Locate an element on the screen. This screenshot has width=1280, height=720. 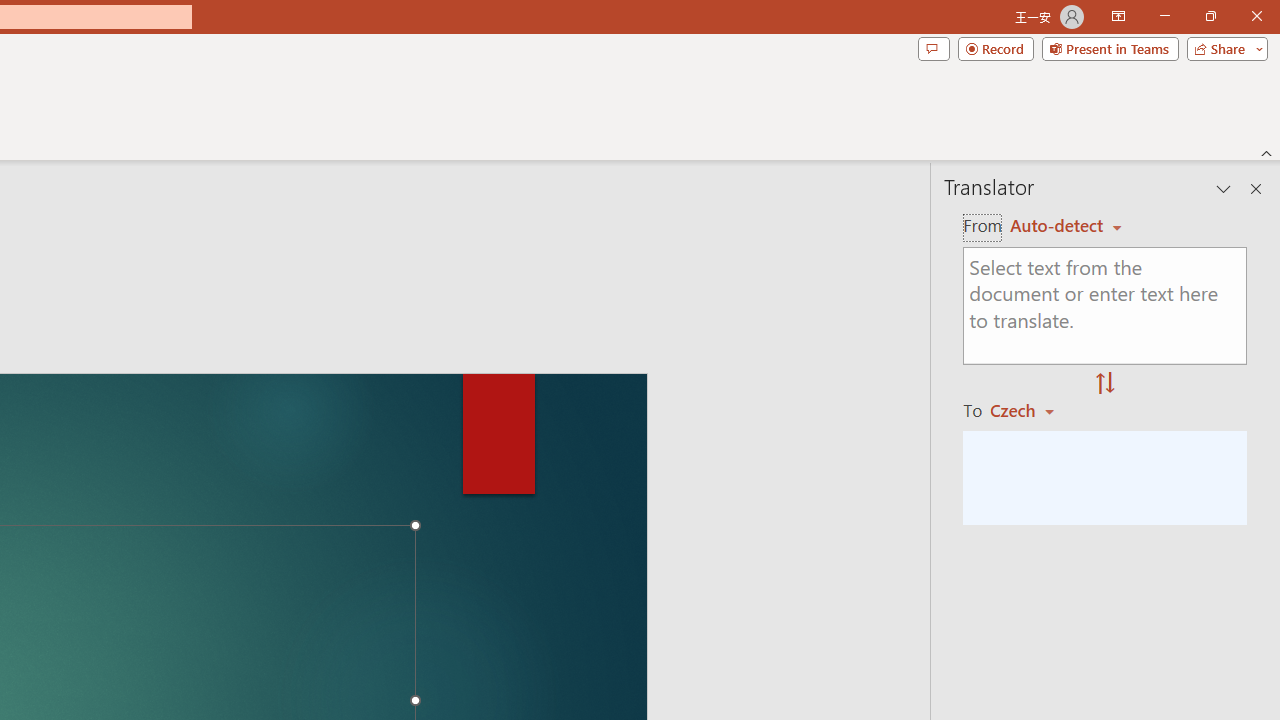
'Swap "from" and "to" languages.' is located at coordinates (1104, 384).